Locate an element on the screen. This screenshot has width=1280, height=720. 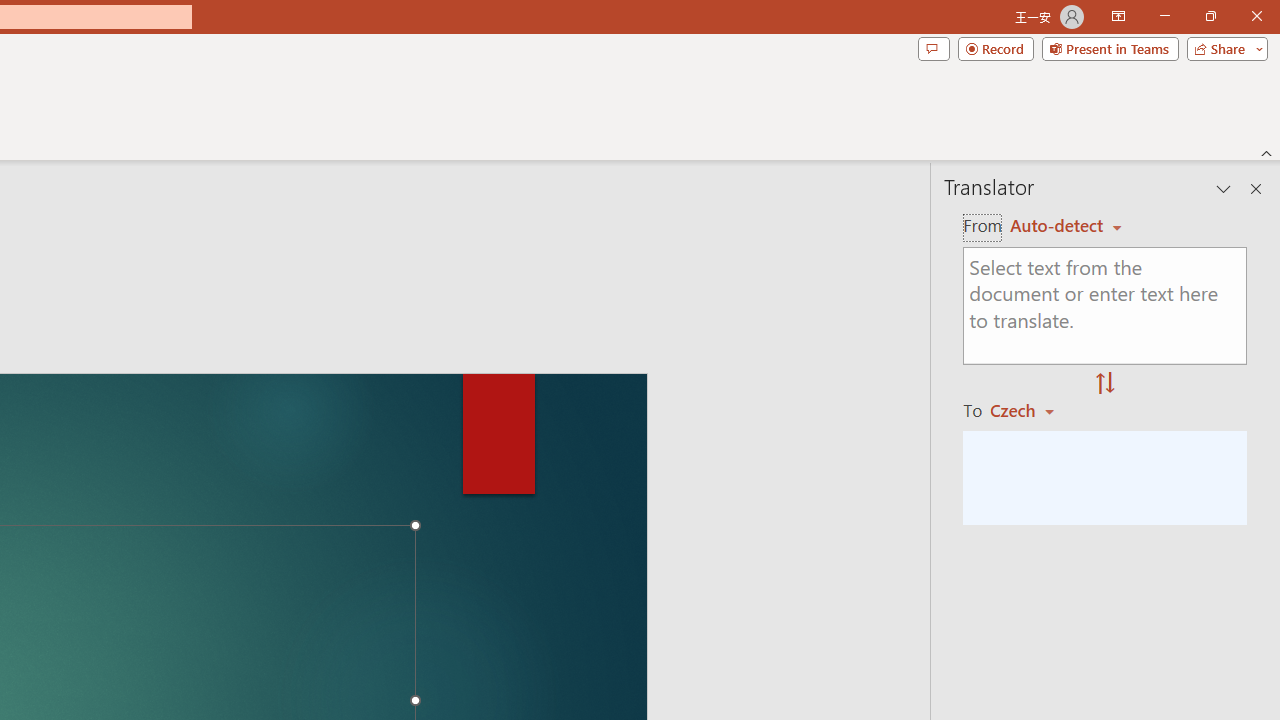
'Swap "from" and "to" languages.' is located at coordinates (1104, 384).